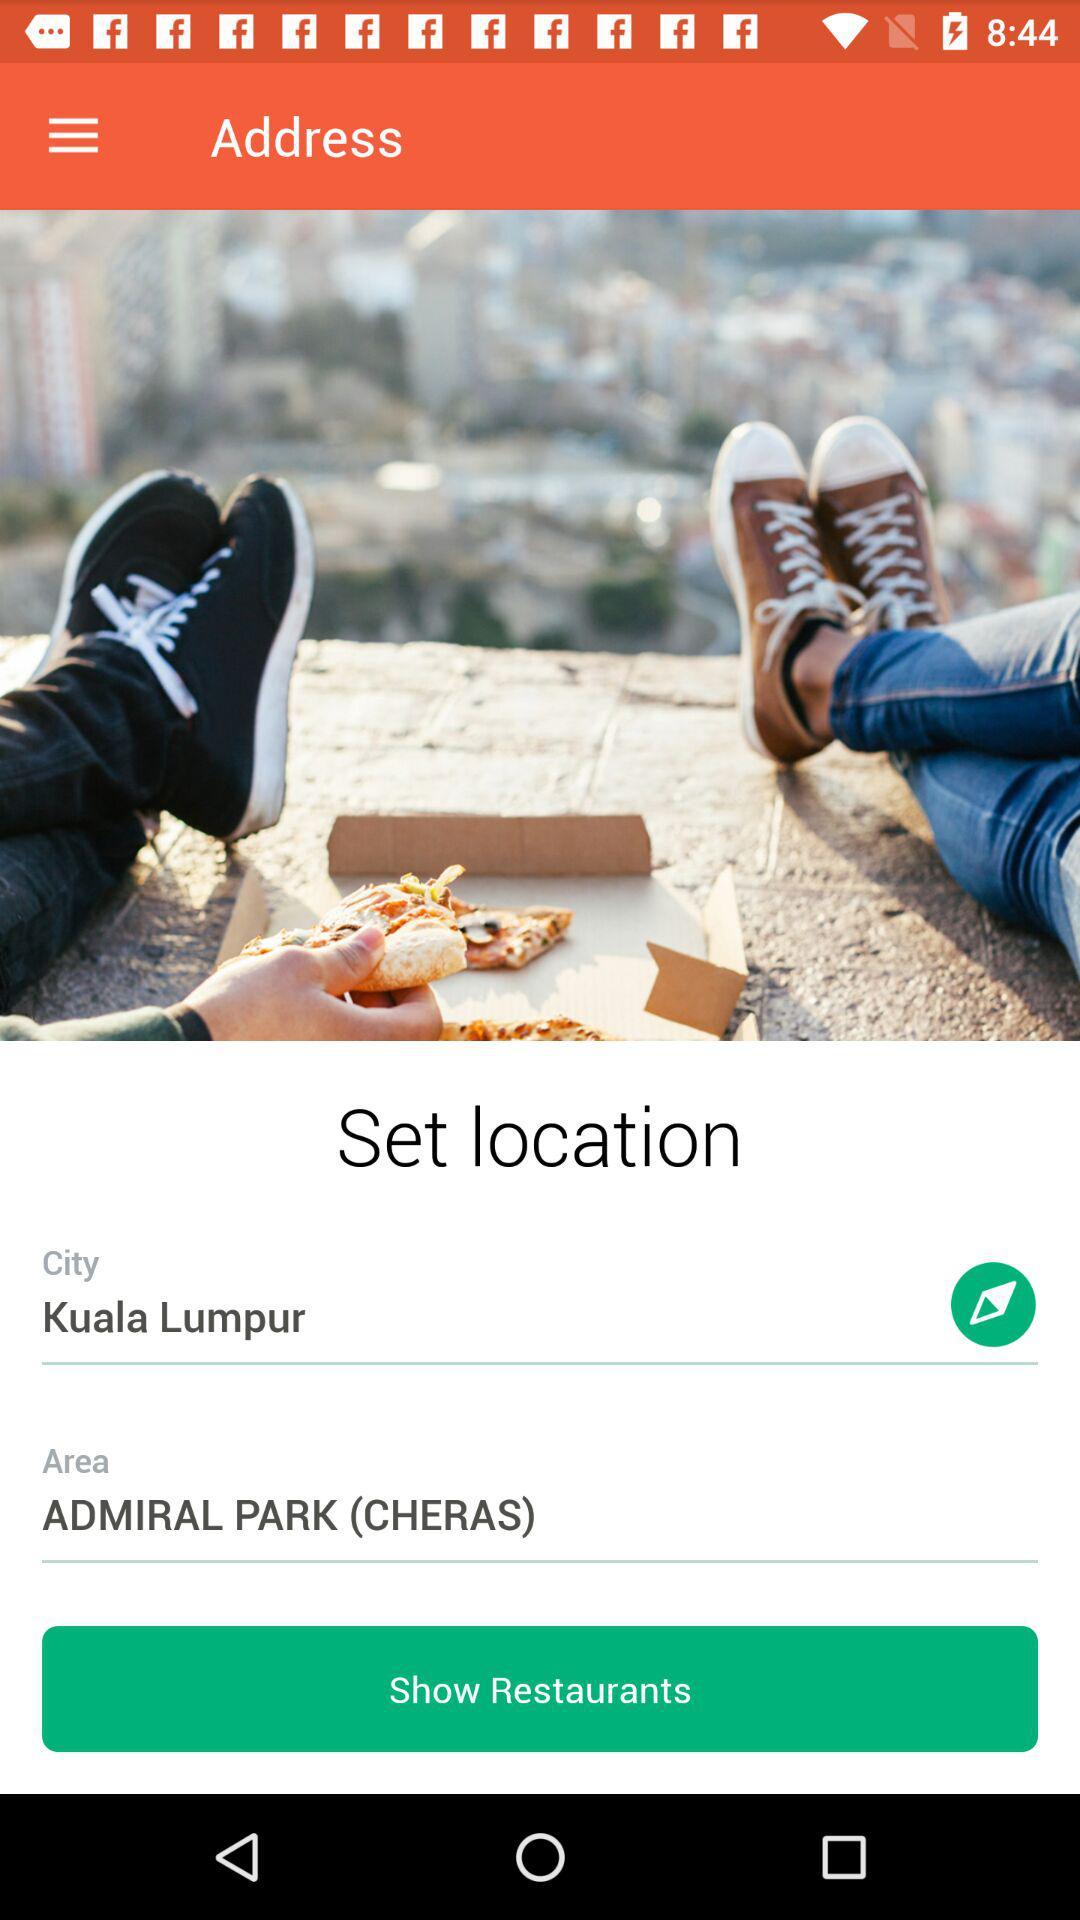 The width and height of the screenshot is (1080, 1920). Describe the element at coordinates (994, 1324) in the screenshot. I see `click location` at that location.